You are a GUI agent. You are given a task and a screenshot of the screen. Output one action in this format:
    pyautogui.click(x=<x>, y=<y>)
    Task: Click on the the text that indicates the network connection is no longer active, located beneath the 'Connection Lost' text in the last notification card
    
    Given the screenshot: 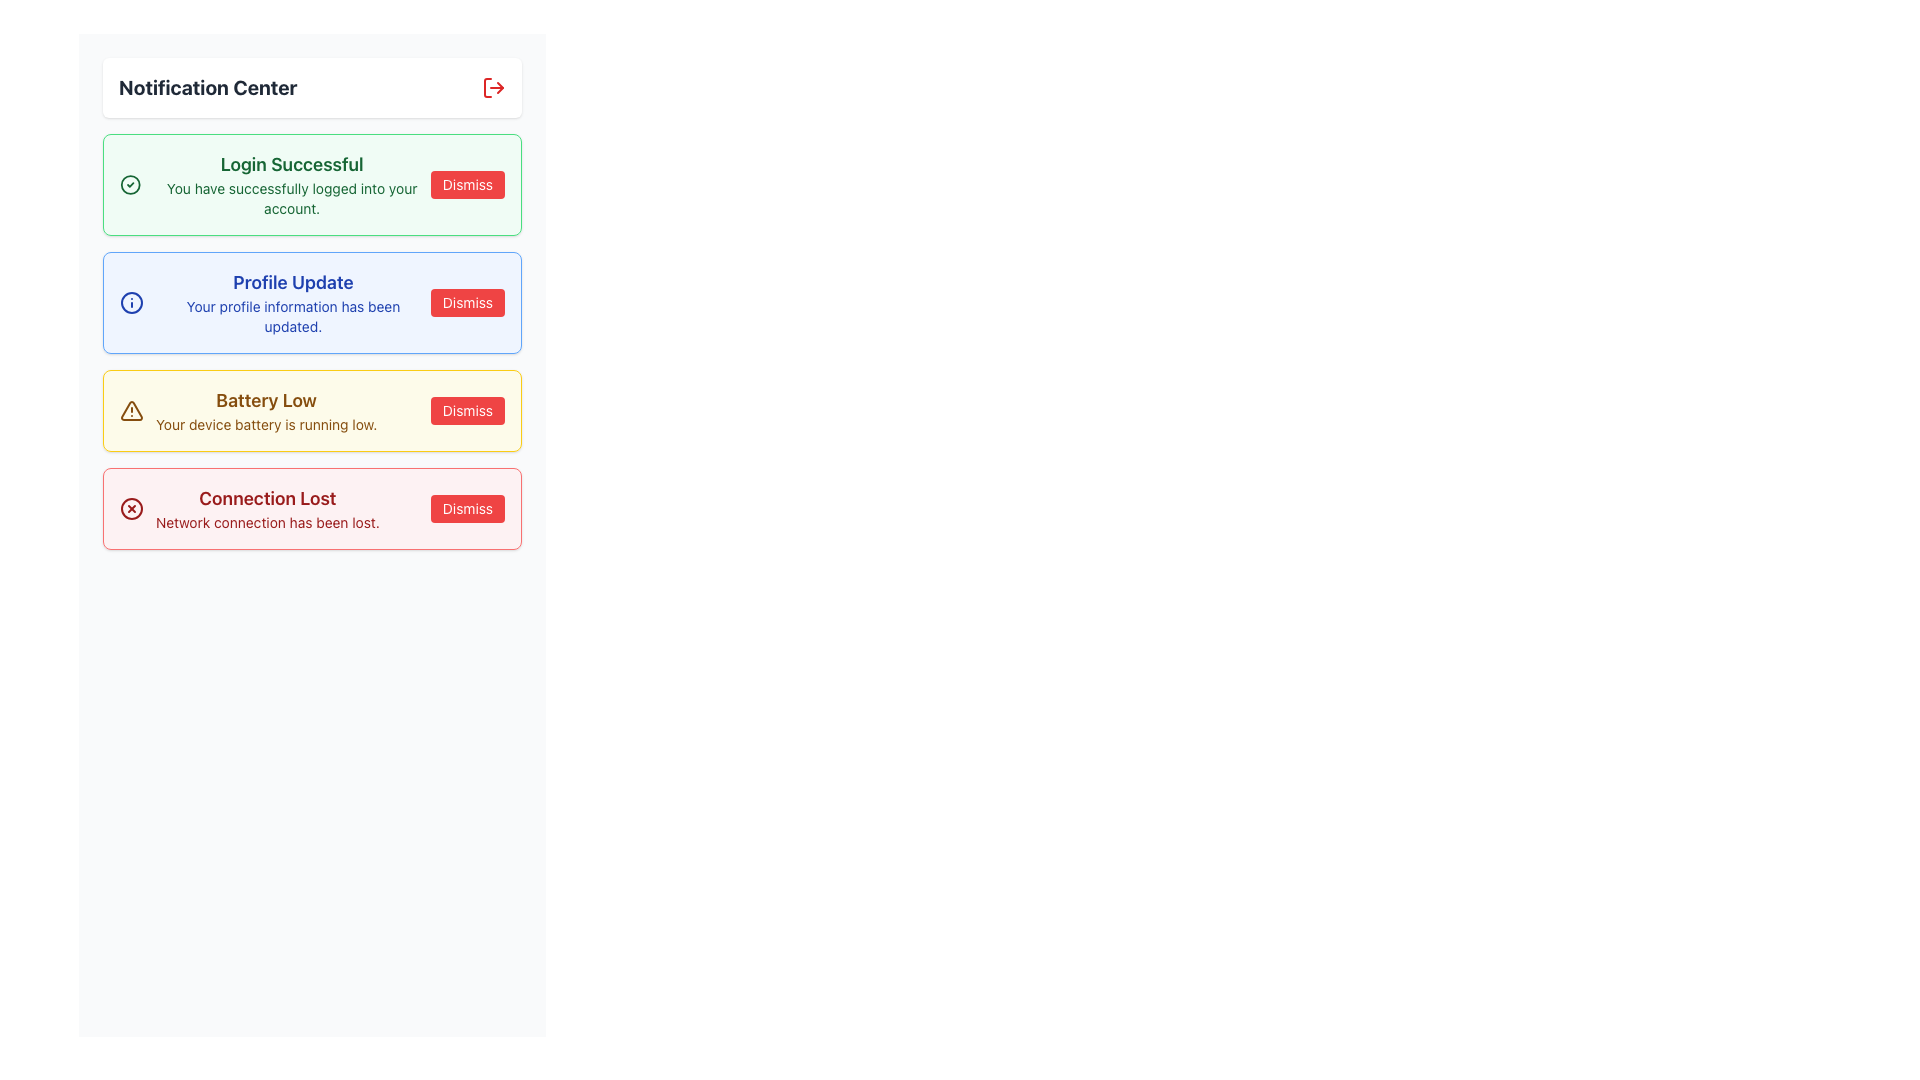 What is the action you would take?
    pyautogui.click(x=266, y=522)
    